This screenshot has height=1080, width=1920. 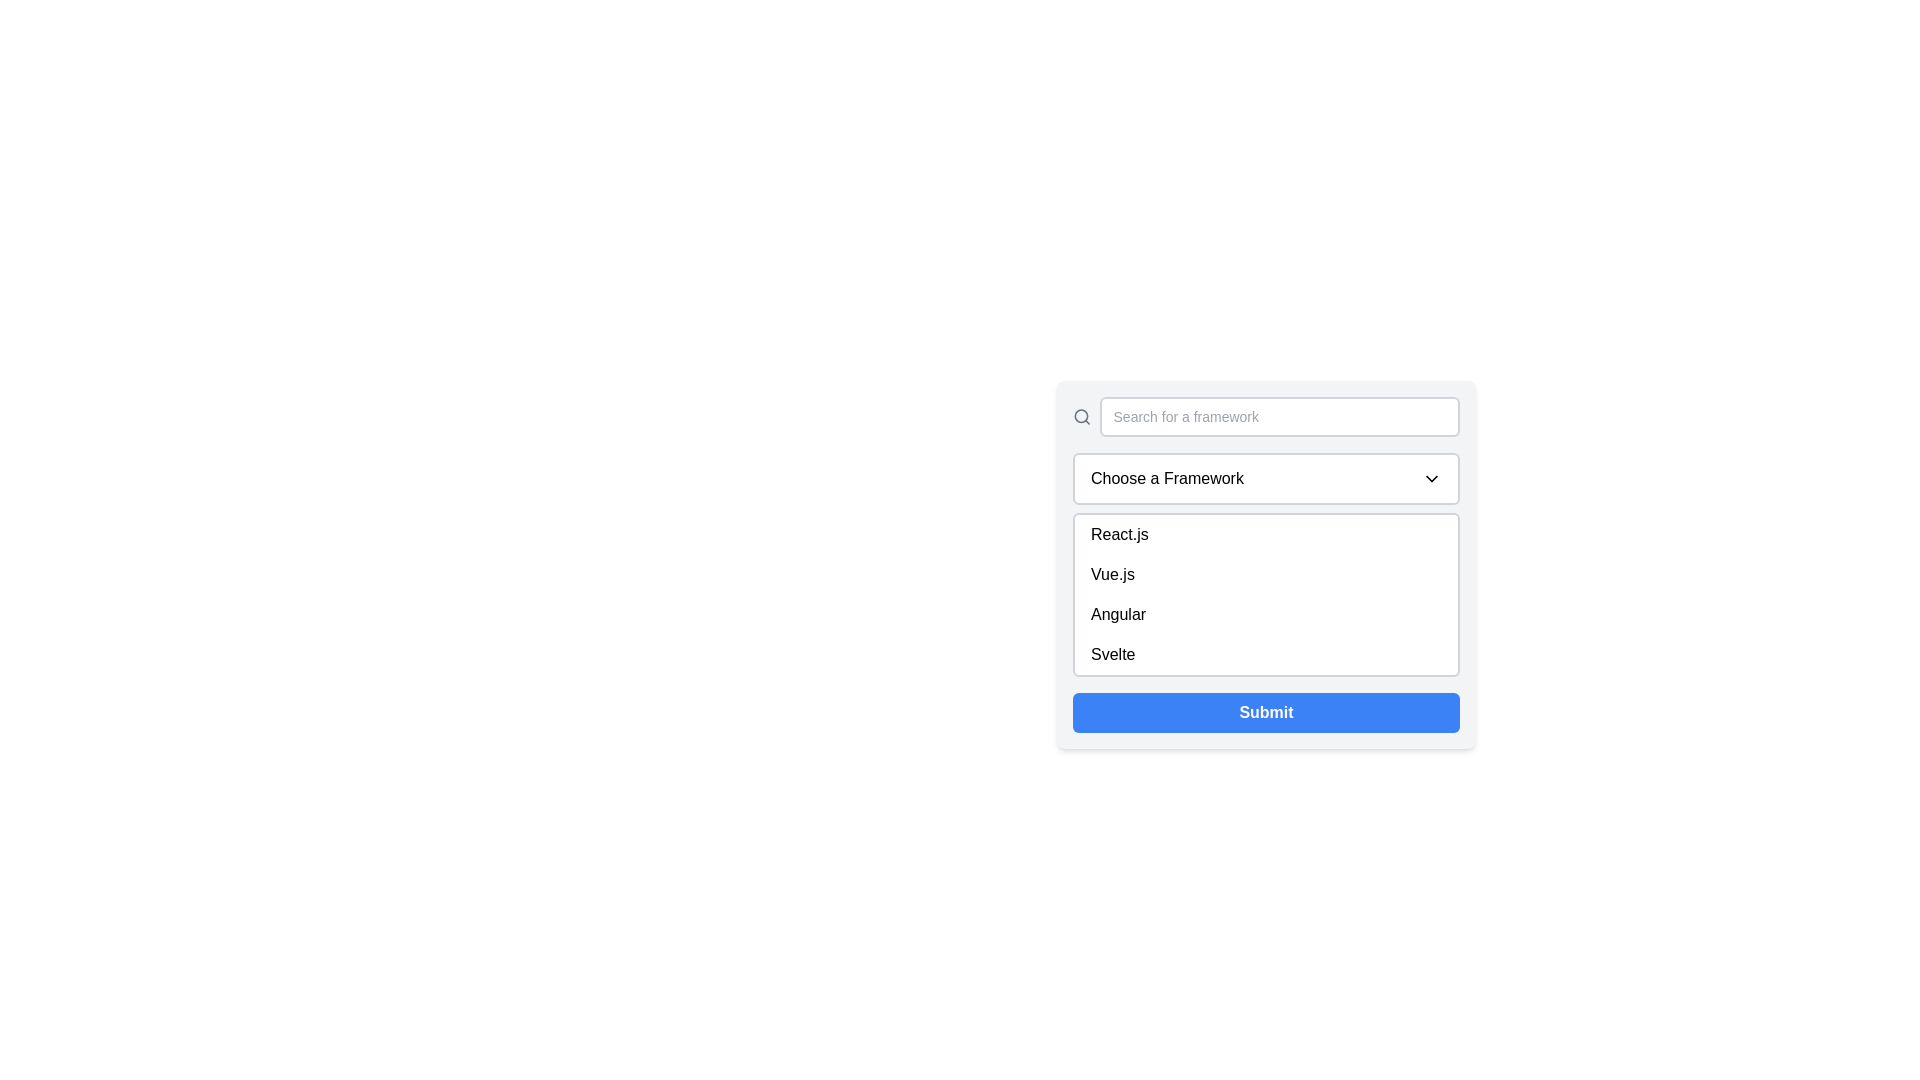 I want to click on the text label displaying 'Svelte' which is the last option in the dropdown list under 'Choose a Framework', so click(x=1112, y=655).